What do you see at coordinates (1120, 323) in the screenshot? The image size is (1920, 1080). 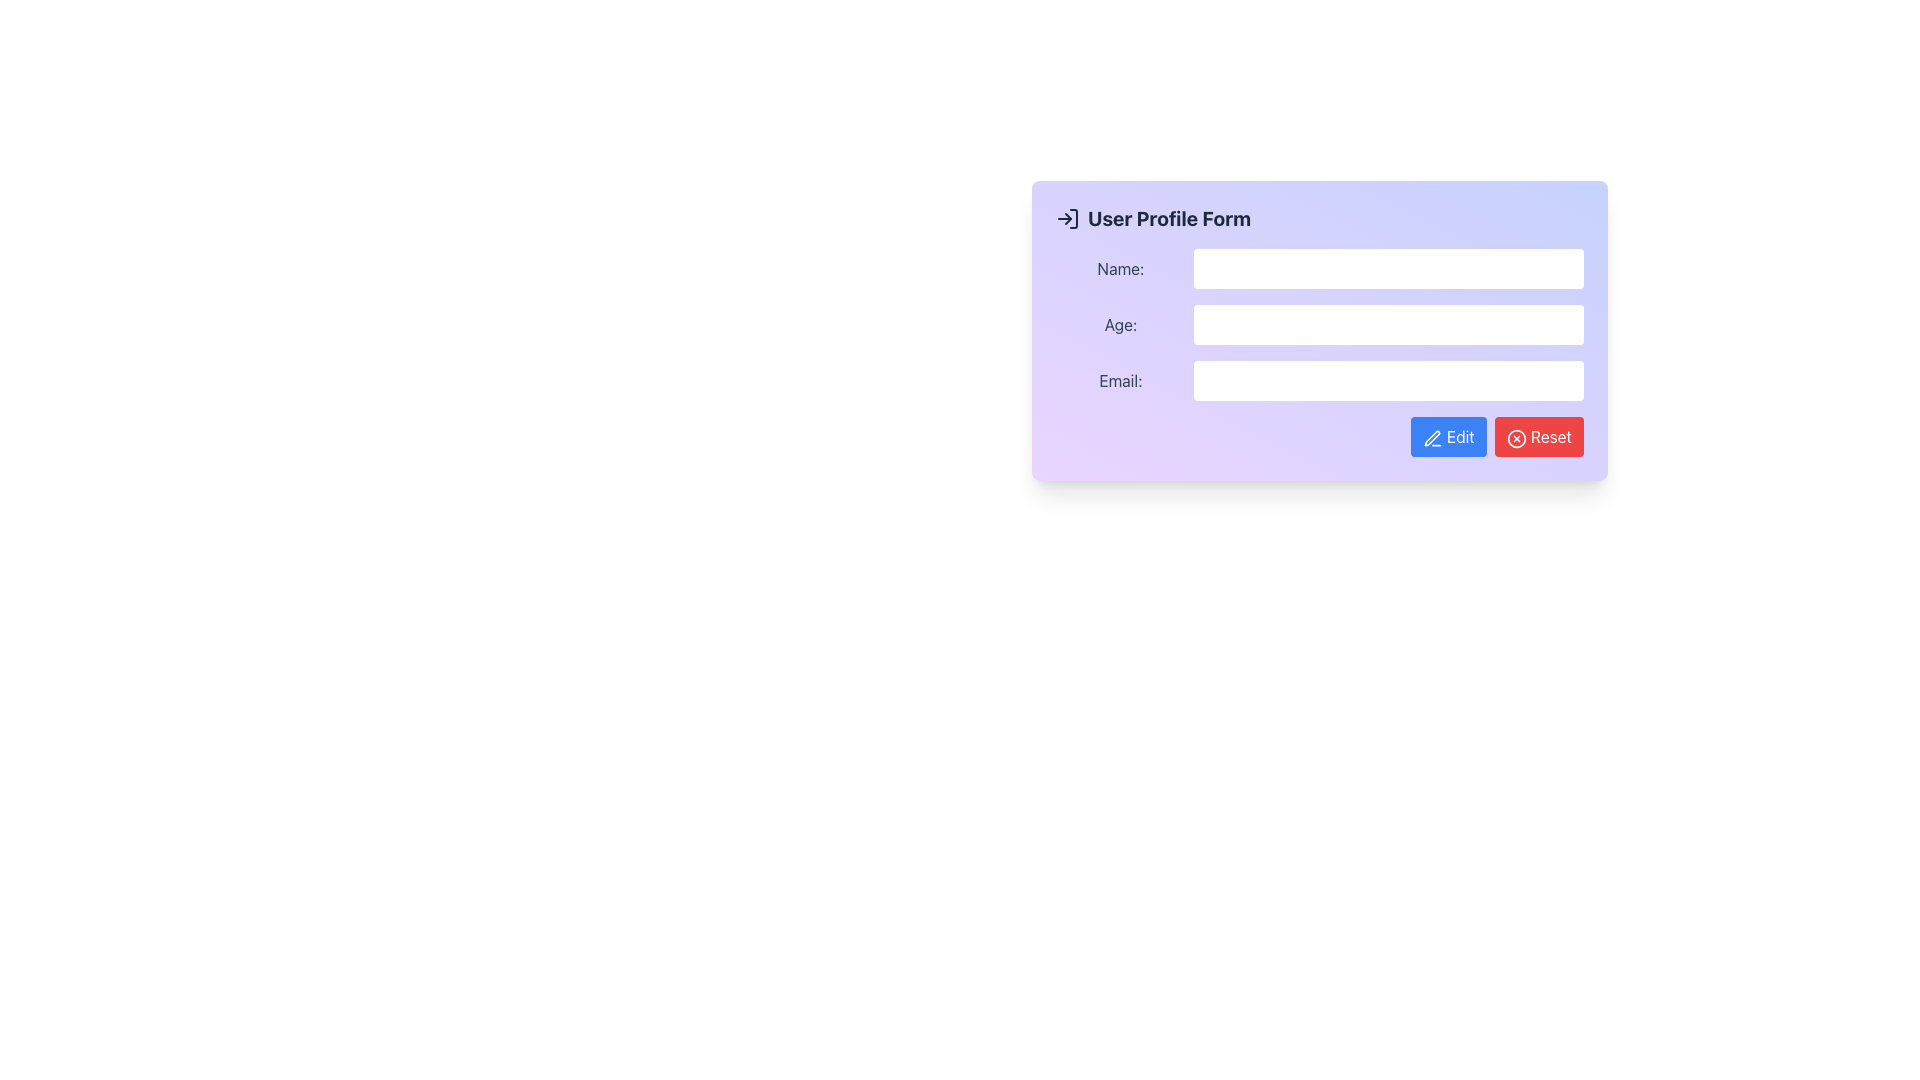 I see `the text label displaying 'Age:' located in the user profile form, which is styled with a muted gray color and appears in the second row to the left of the numeric input field for age` at bounding box center [1120, 323].